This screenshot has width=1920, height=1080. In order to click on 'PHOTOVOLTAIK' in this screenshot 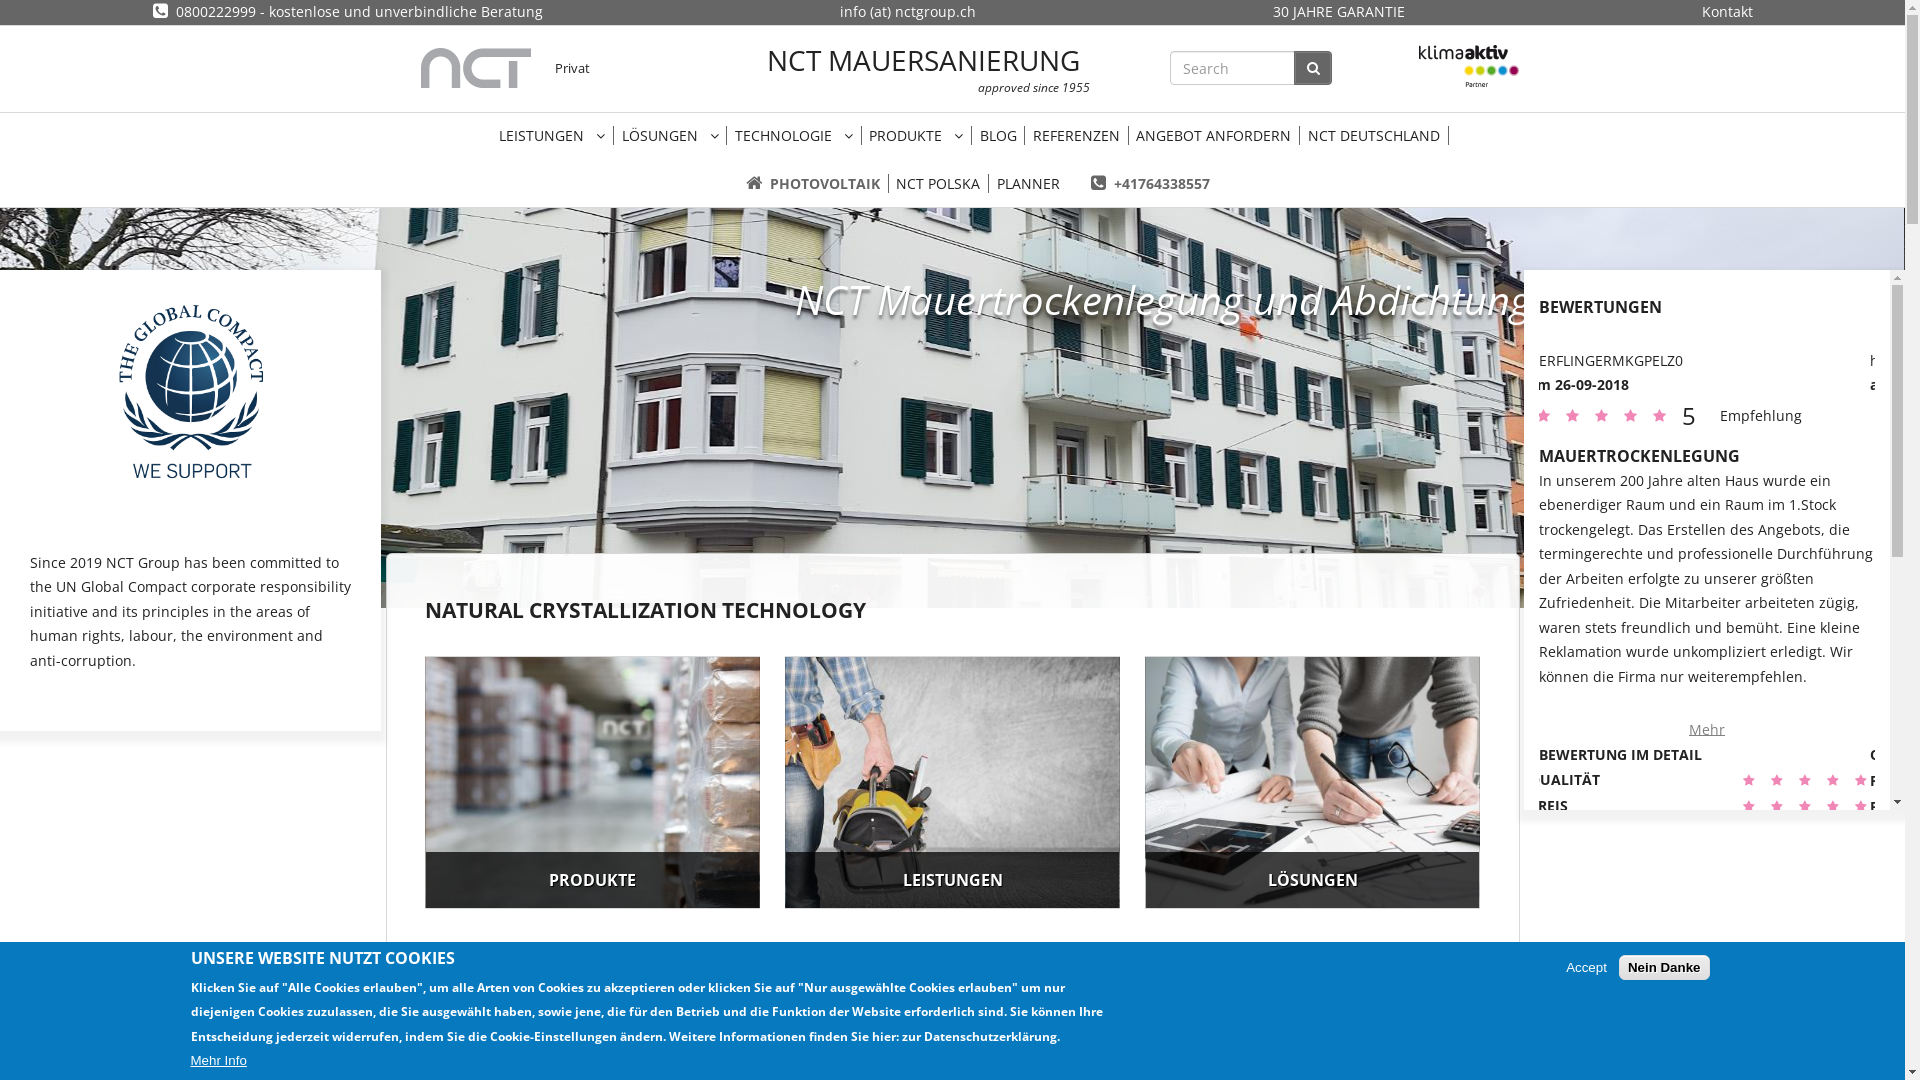, I will do `click(737, 183)`.